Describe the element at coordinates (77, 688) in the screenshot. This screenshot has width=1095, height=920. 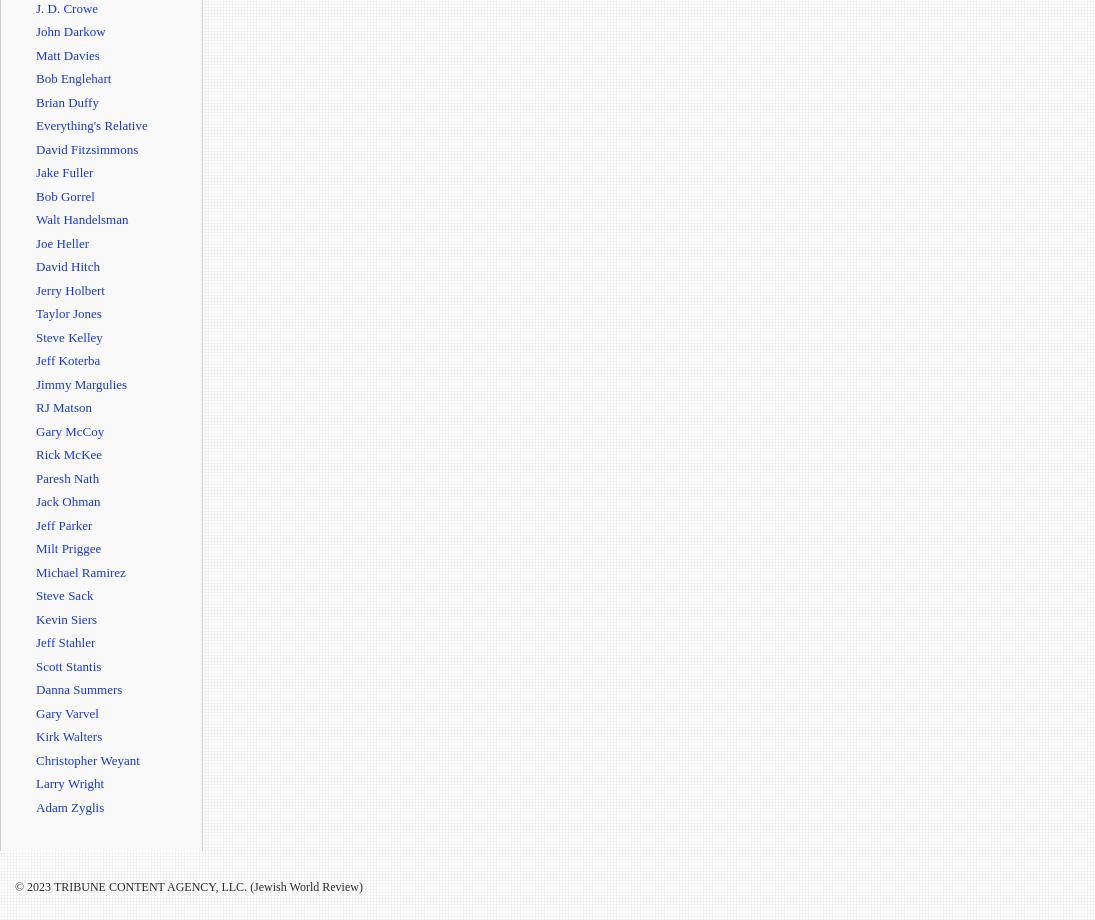
I see `'Danna Summers'` at that location.